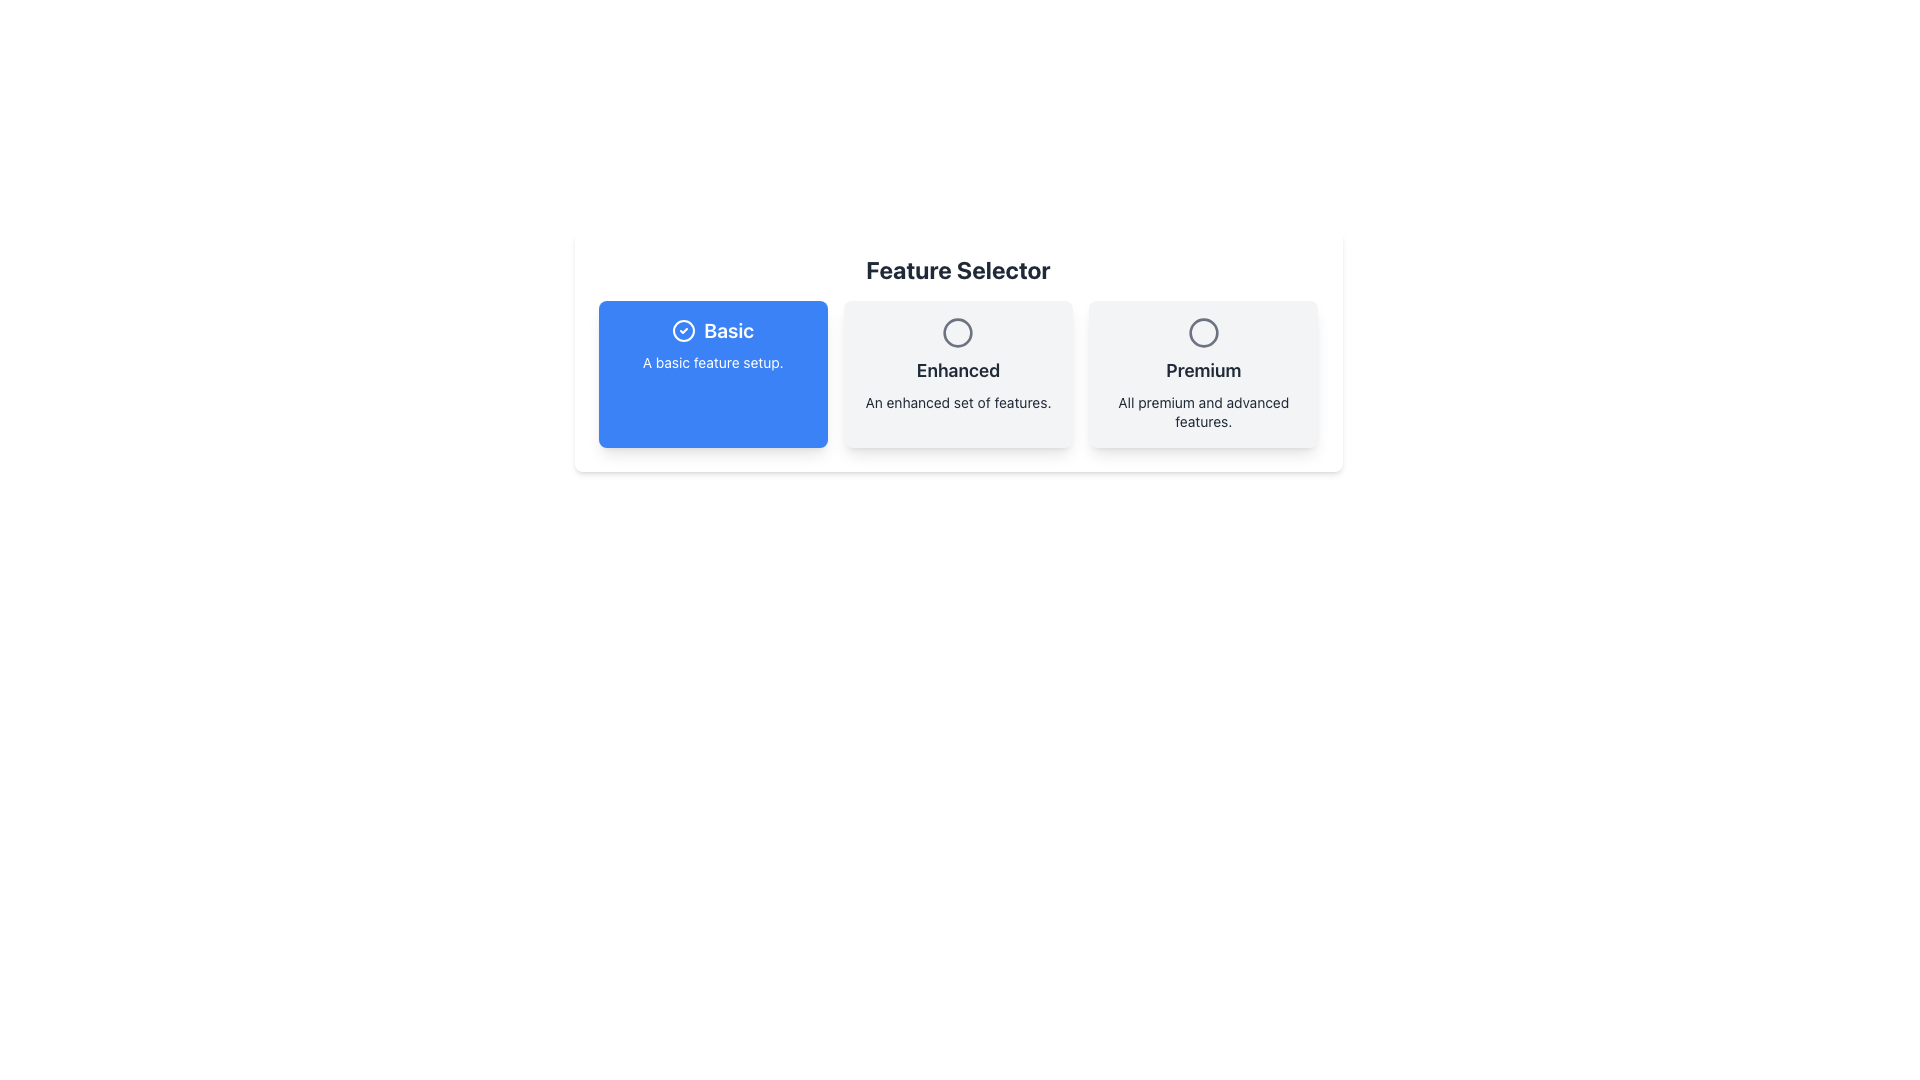  I want to click on the static text label that provides additional information about the feature titled 'Basic', which is located below the title 'Basic' and a checkmark icon, so click(713, 362).